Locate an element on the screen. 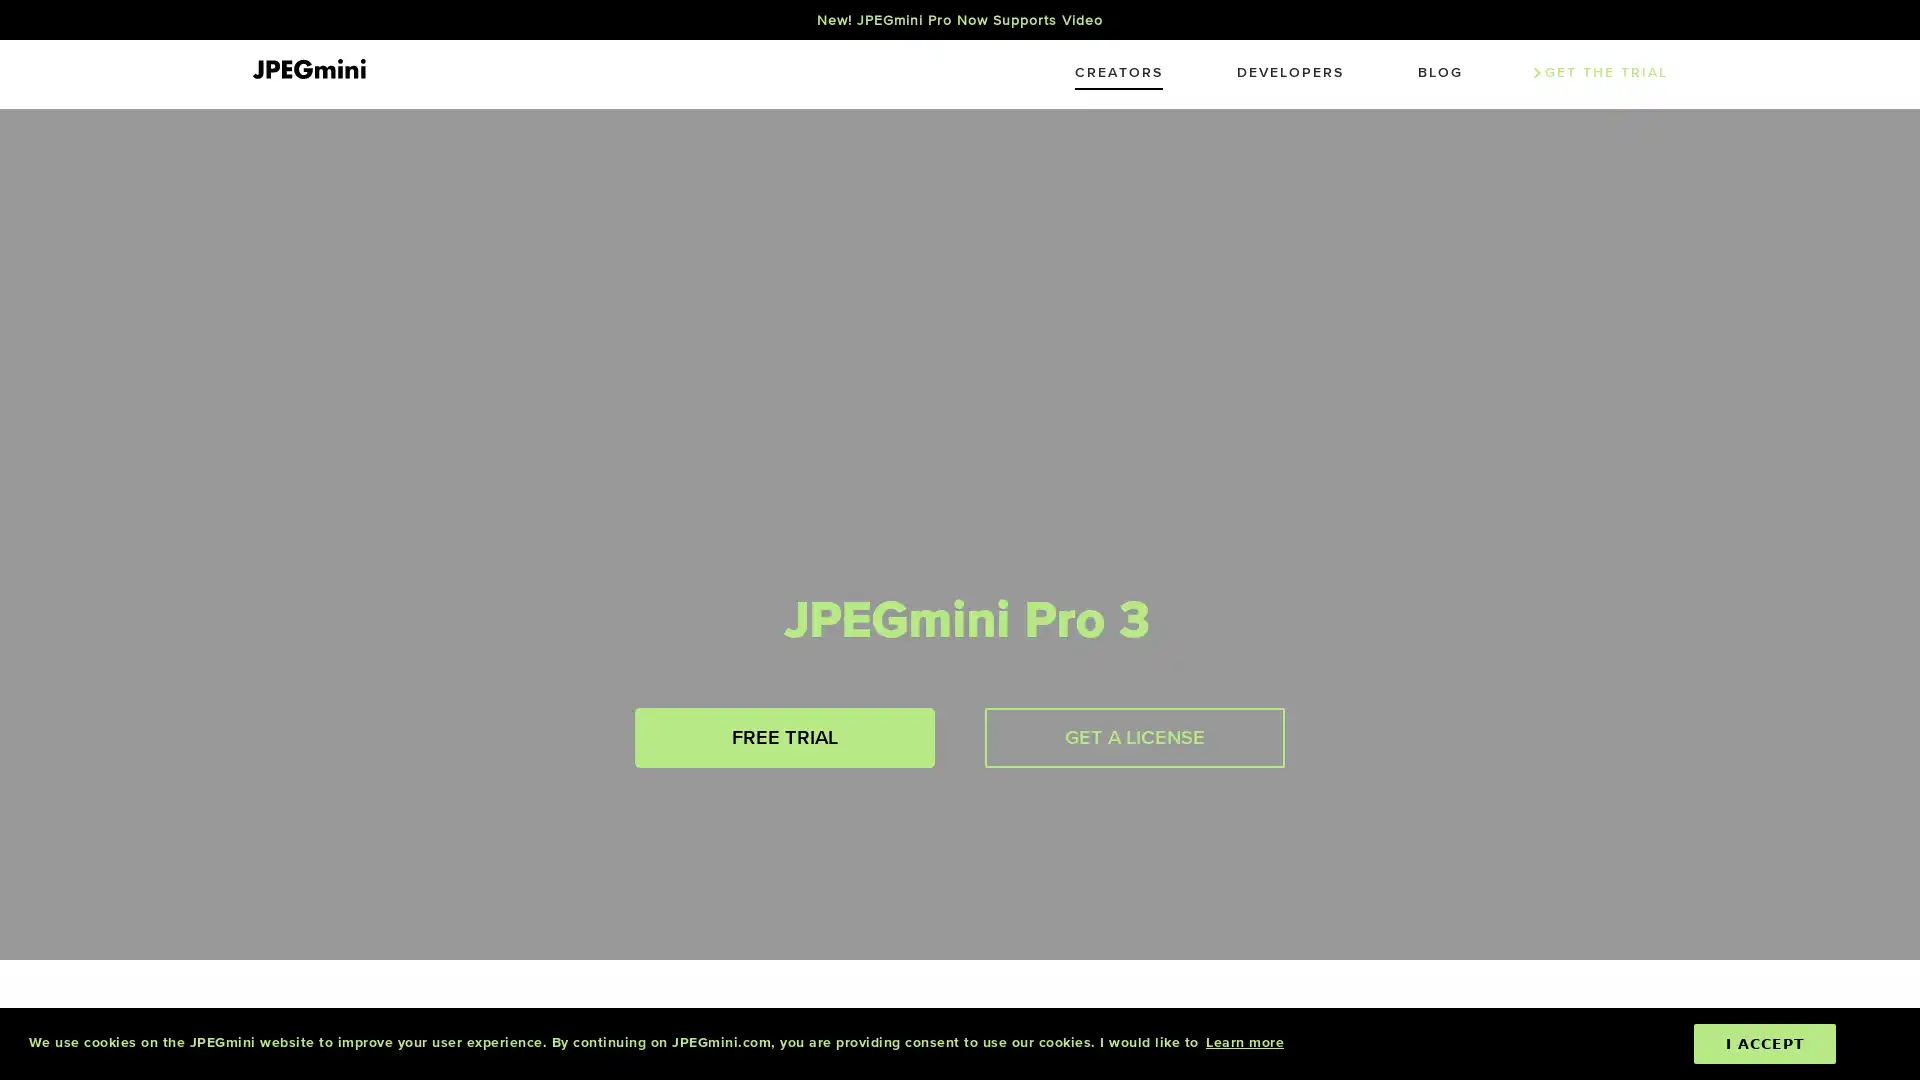 The image size is (1920, 1080). dismiss cookie message is located at coordinates (1765, 1043).